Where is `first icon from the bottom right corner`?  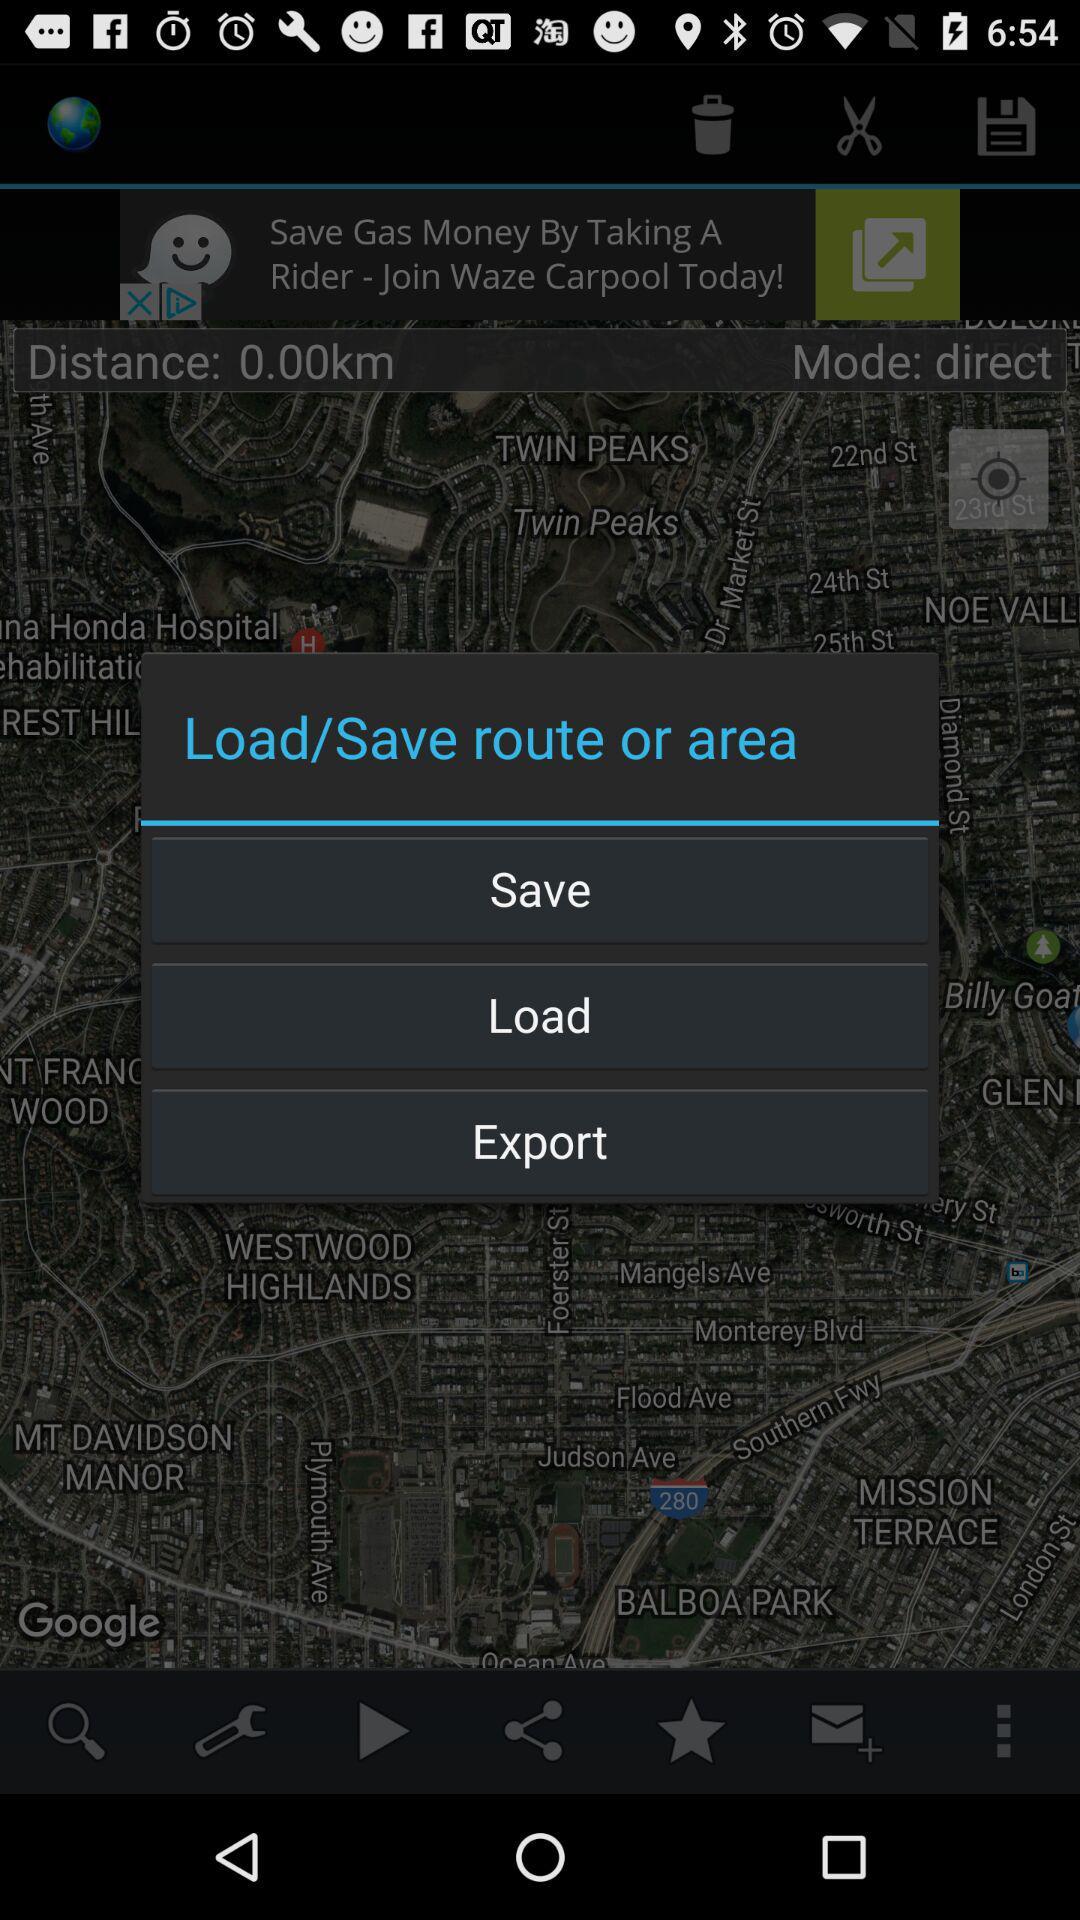
first icon from the bottom right corner is located at coordinates (1002, 1730).